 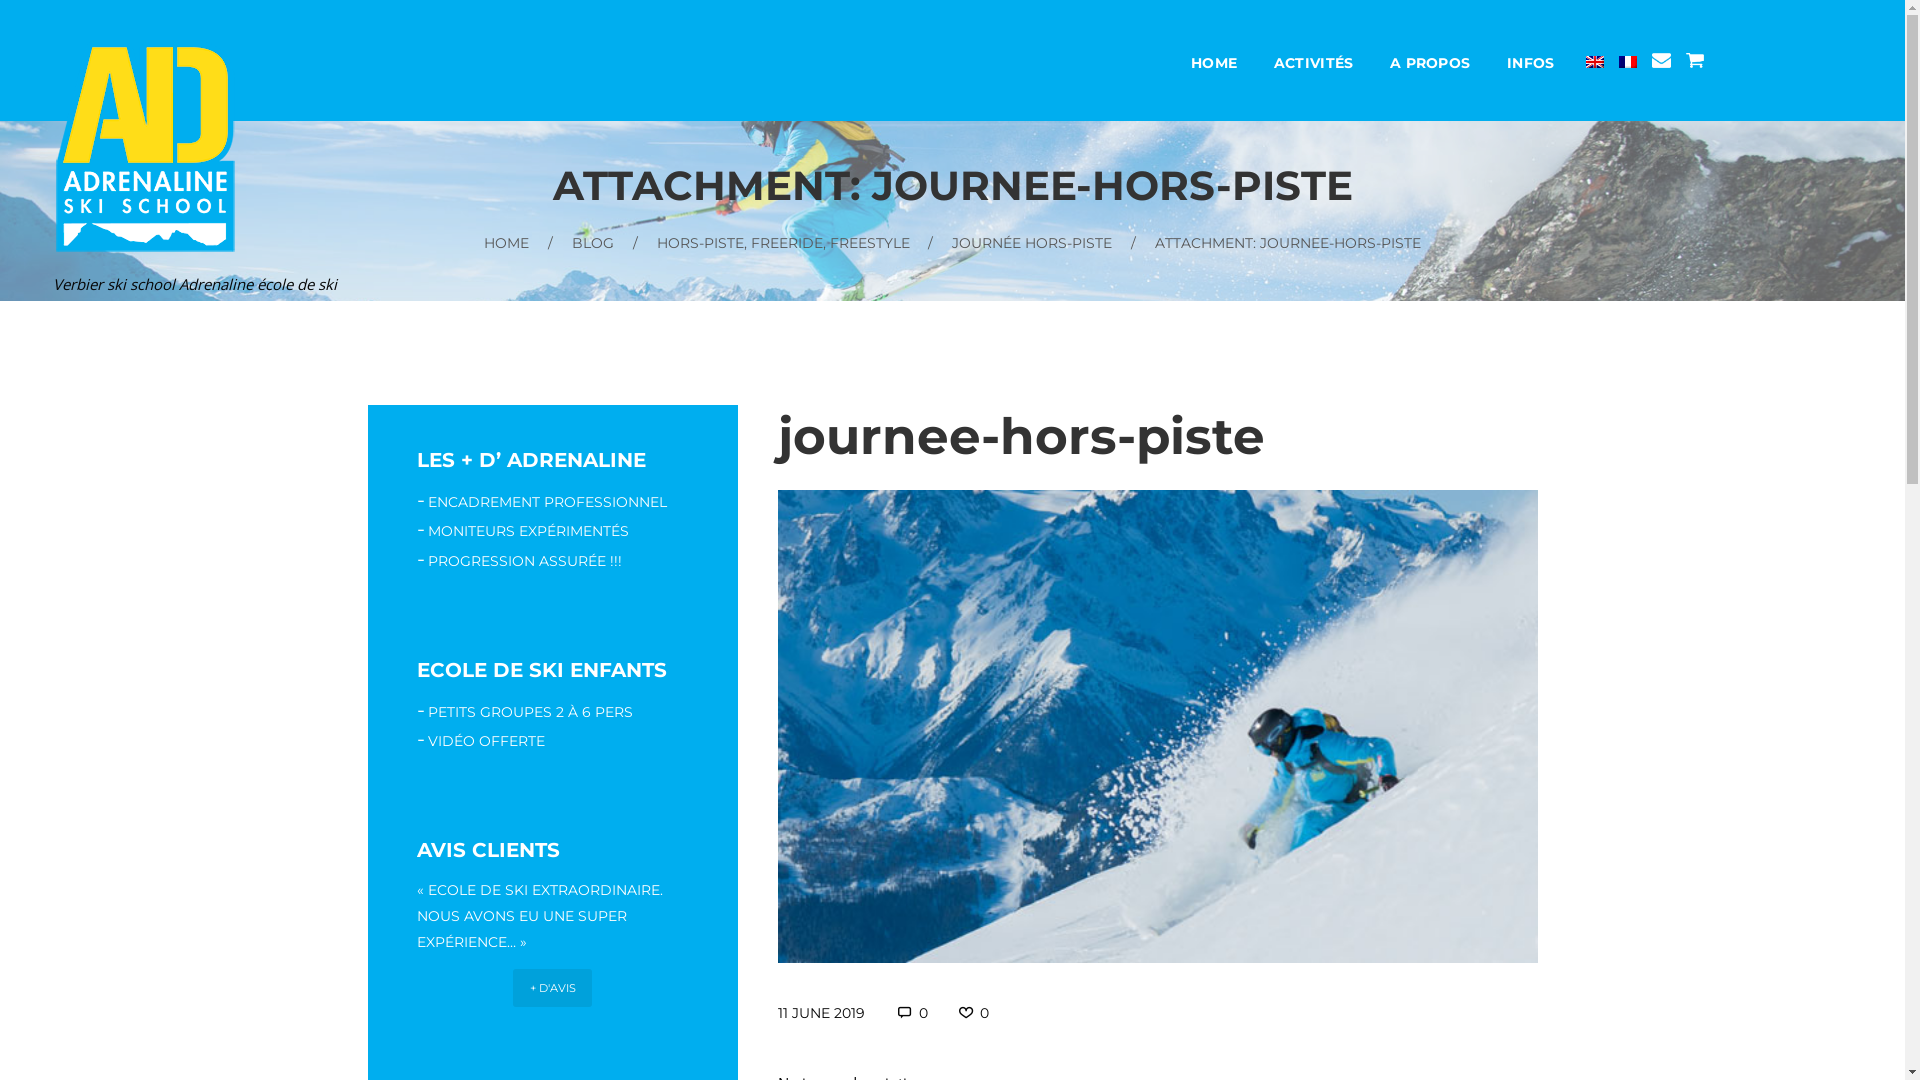 What do you see at coordinates (1593, 60) in the screenshot?
I see `'English'` at bounding box center [1593, 60].